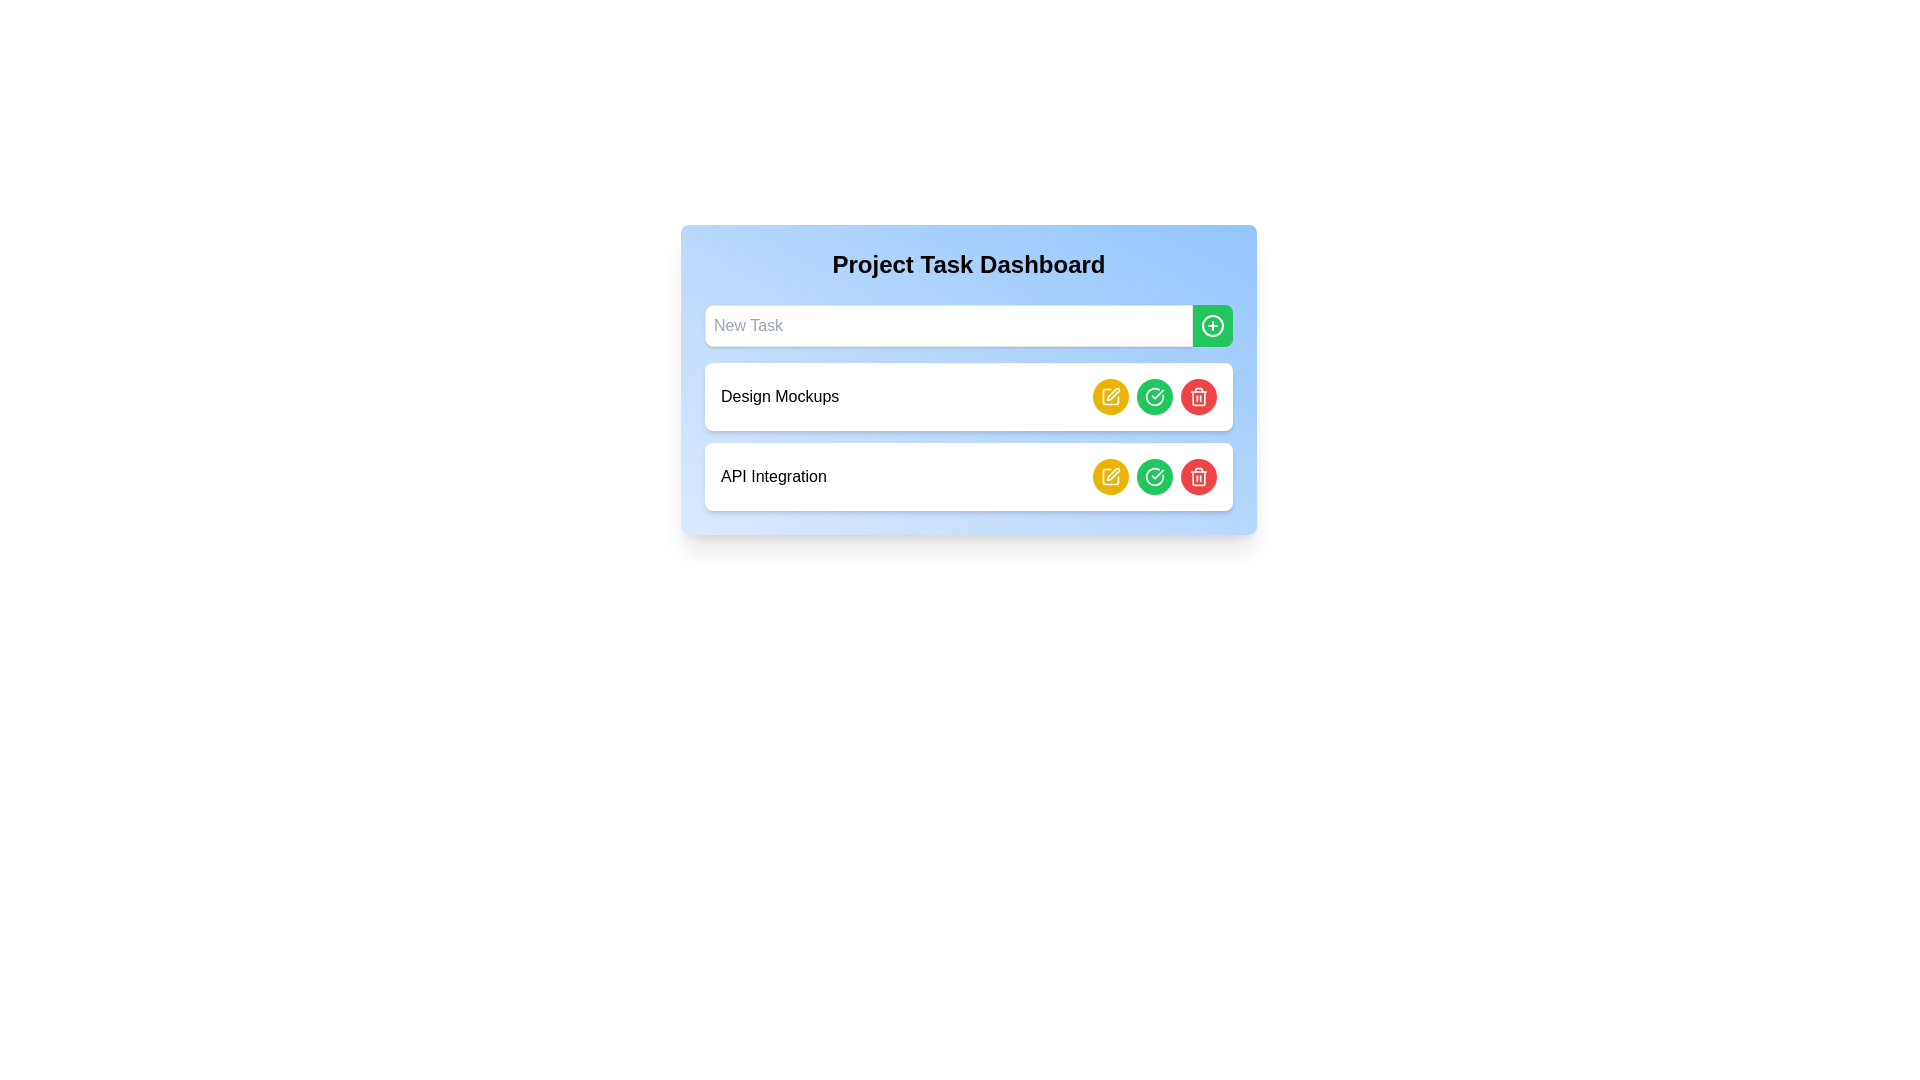 This screenshot has height=1080, width=1920. Describe the element at coordinates (1199, 477) in the screenshot. I see `the third button in the action button group` at that location.